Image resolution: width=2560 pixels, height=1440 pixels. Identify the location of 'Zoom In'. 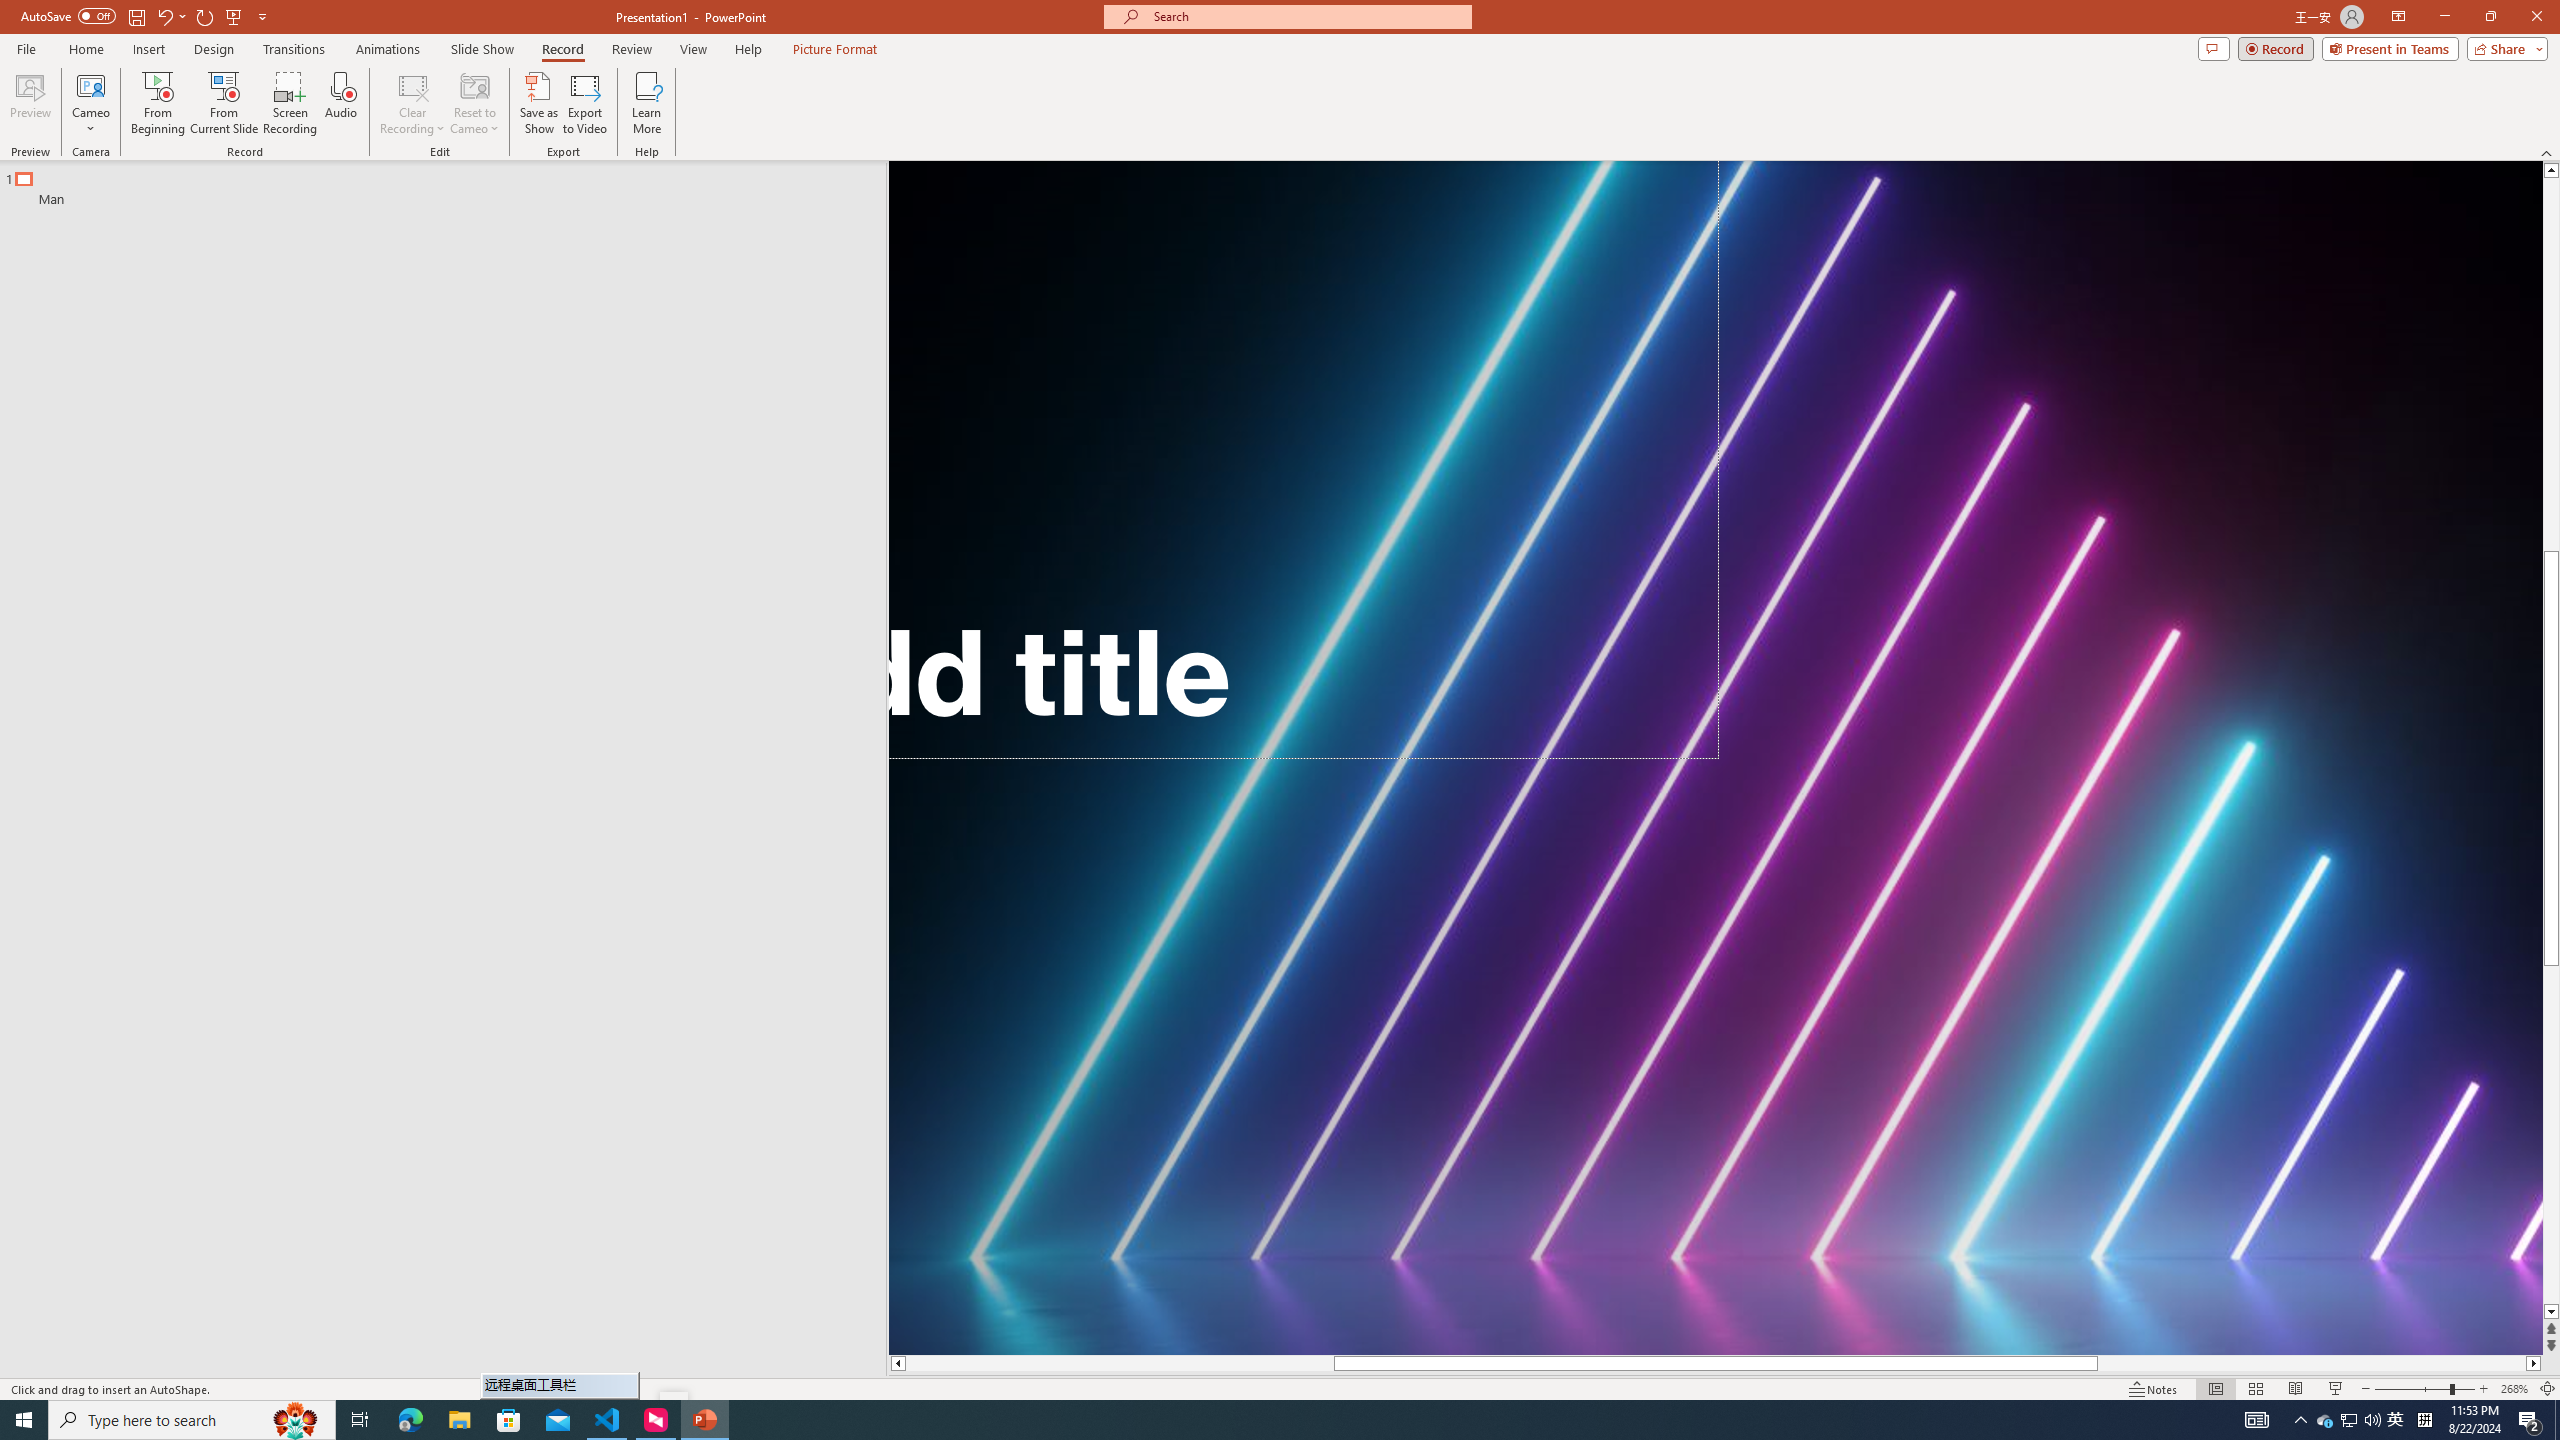
(2483, 1389).